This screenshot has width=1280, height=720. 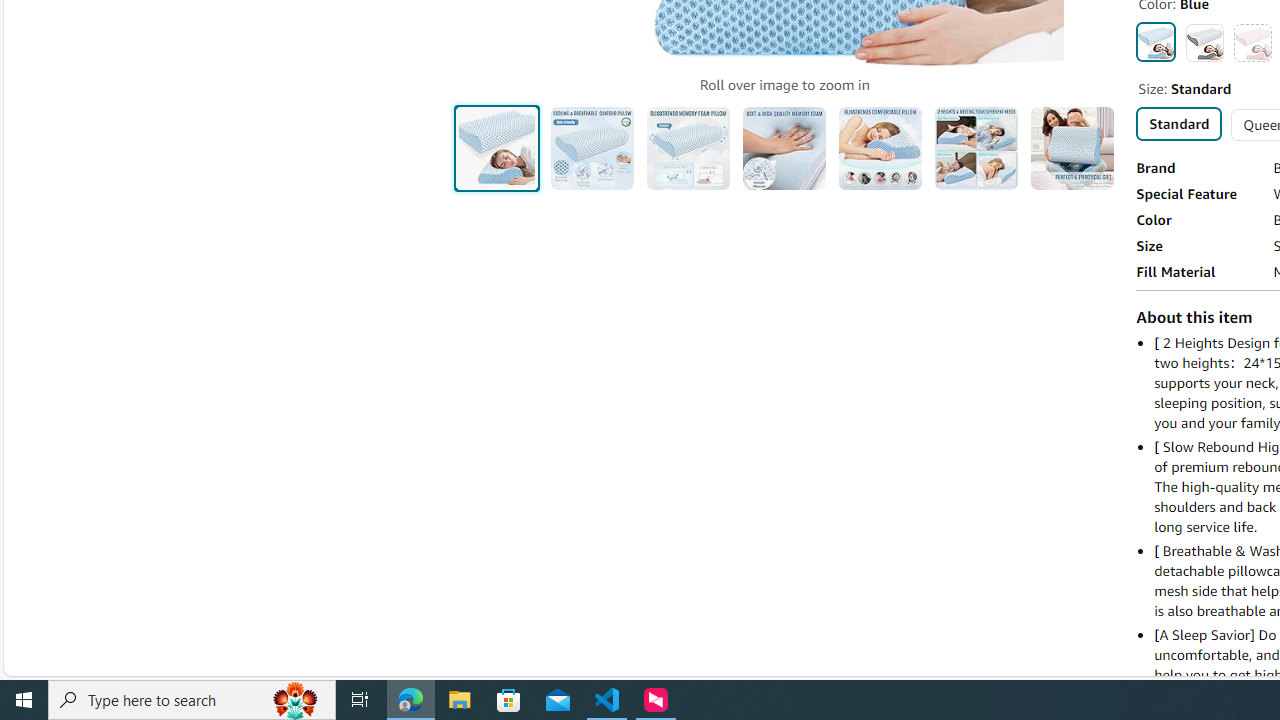 What do you see at coordinates (1203, 42) in the screenshot?
I see `'Grey'` at bounding box center [1203, 42].